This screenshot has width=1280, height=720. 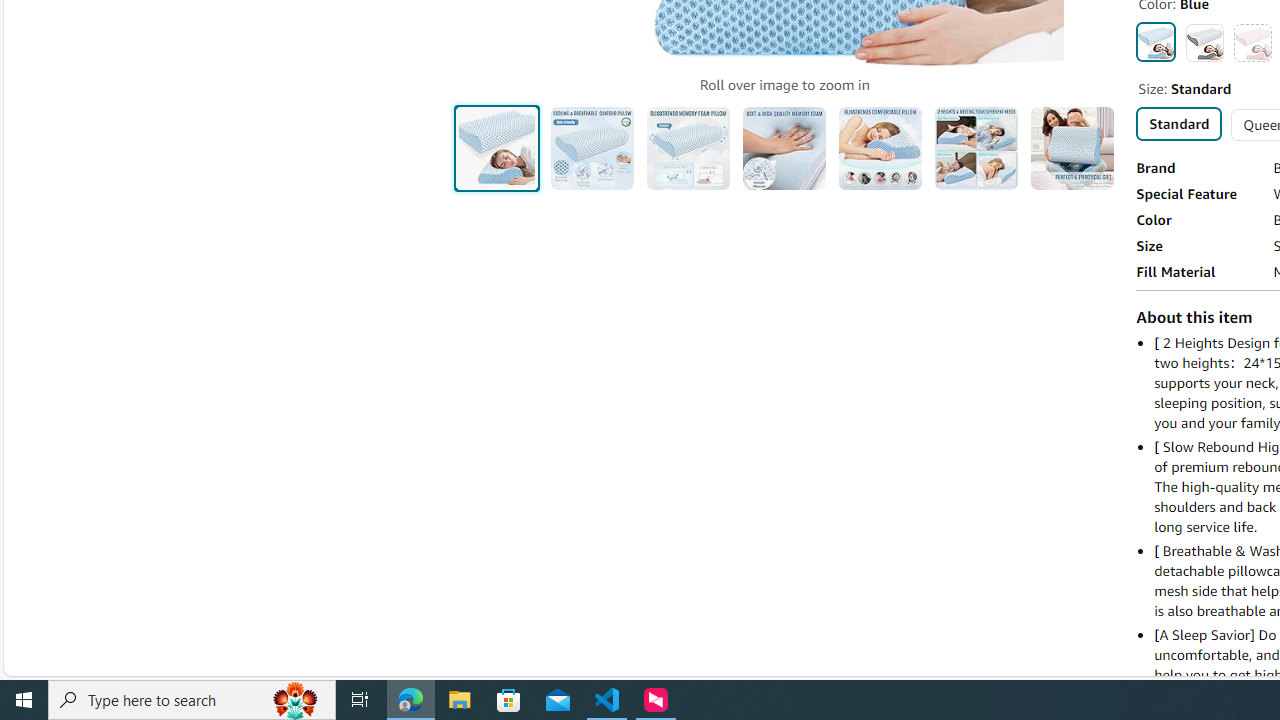 What do you see at coordinates (1203, 42) in the screenshot?
I see `'Grey'` at bounding box center [1203, 42].